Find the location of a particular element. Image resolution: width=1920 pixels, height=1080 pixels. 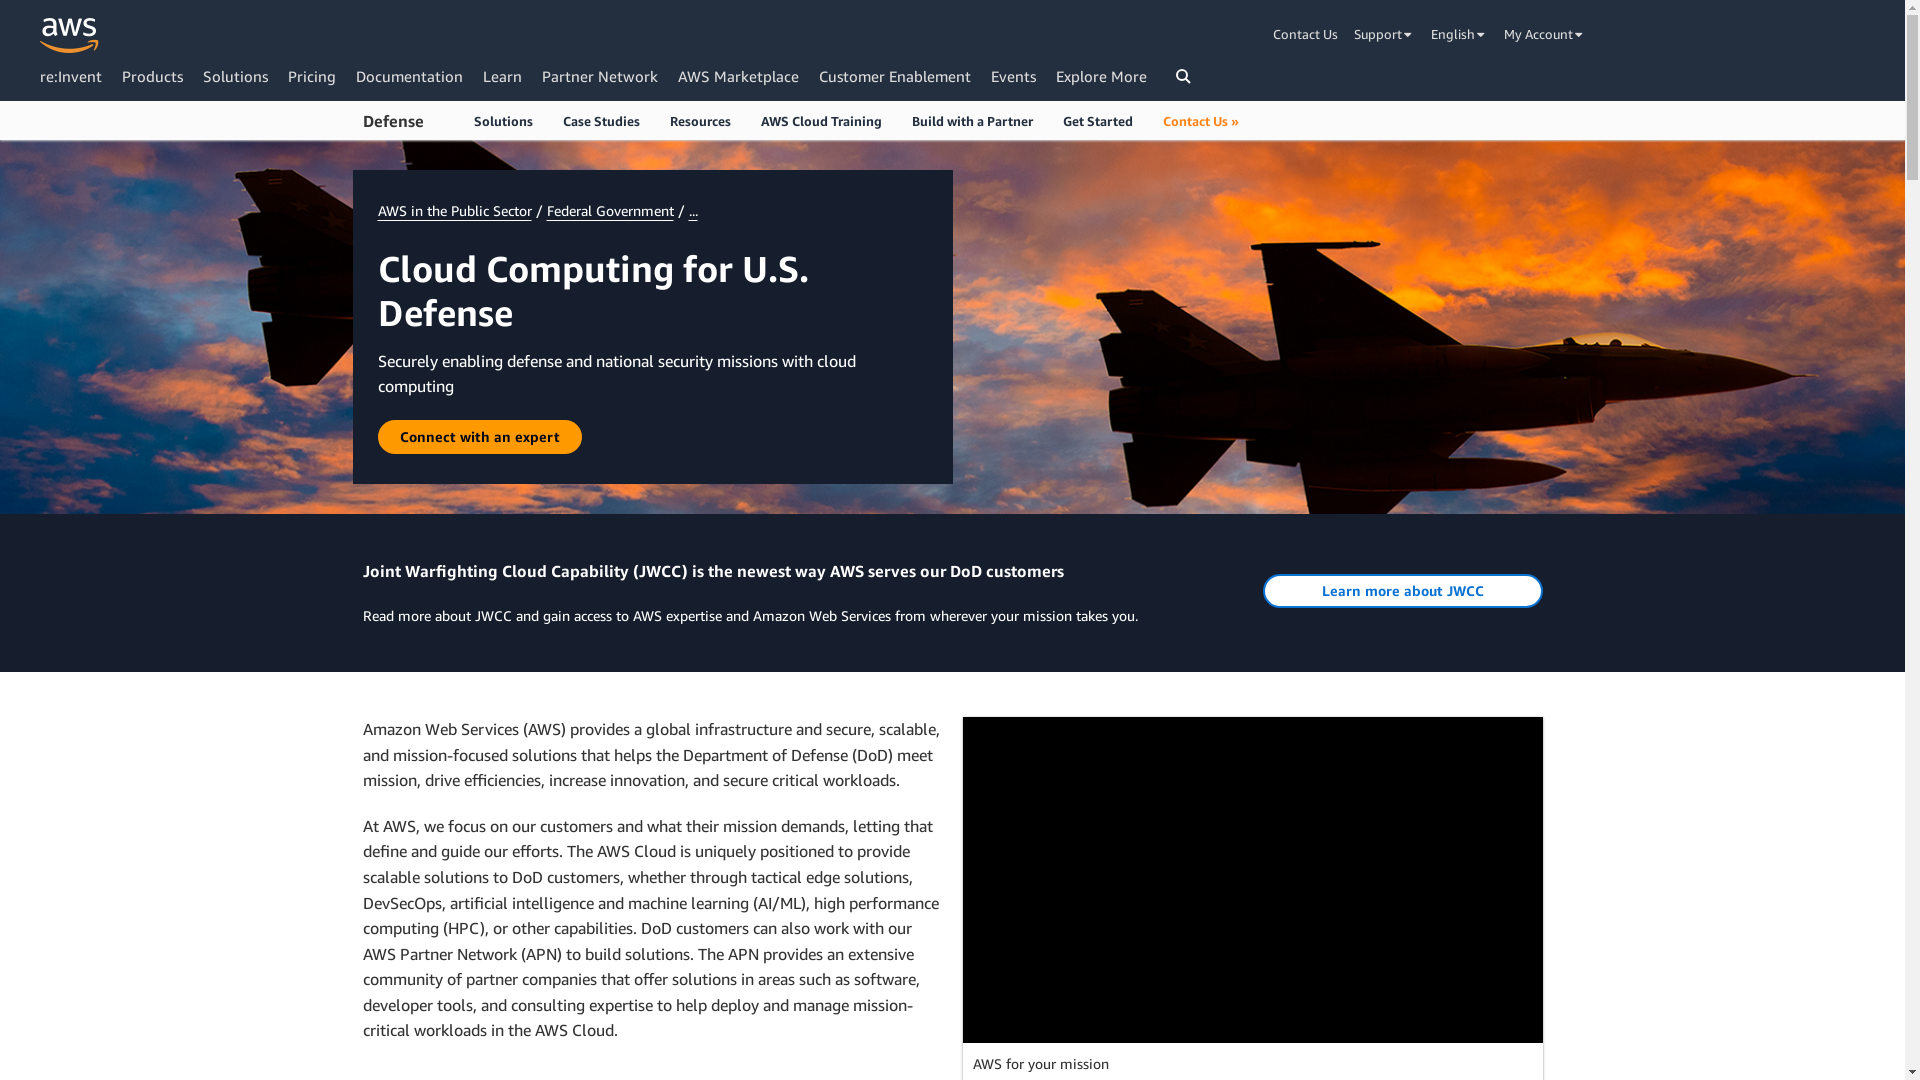

'Solutions' is located at coordinates (202, 75).